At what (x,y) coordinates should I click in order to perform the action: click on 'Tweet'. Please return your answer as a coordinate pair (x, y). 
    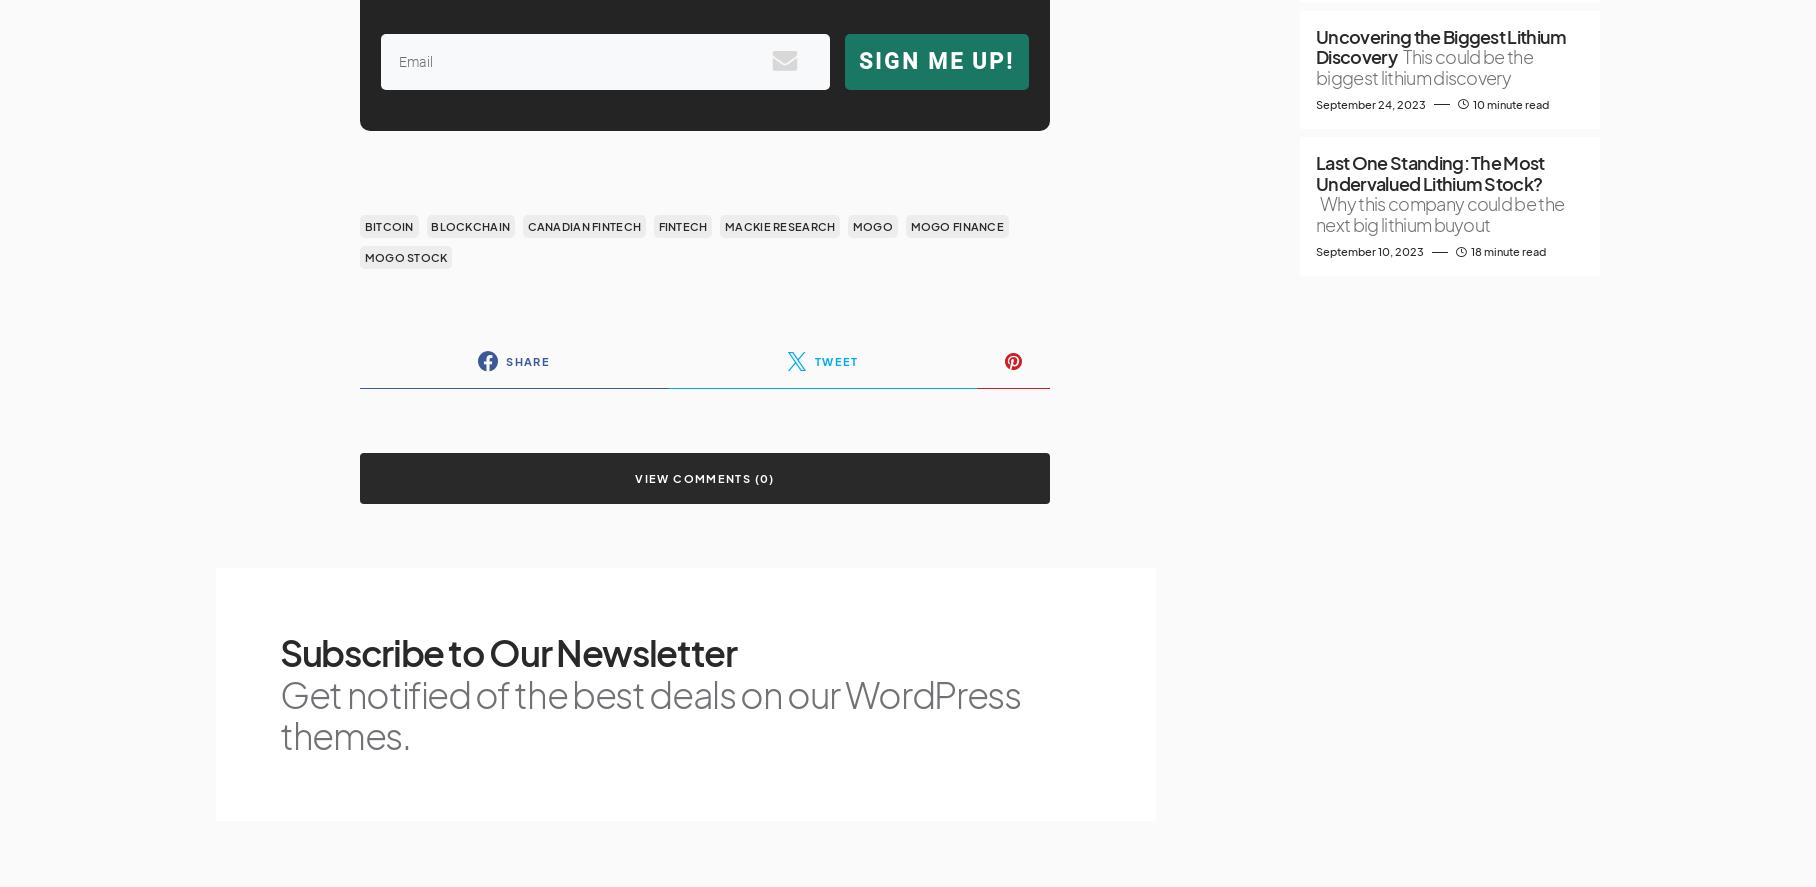
    Looking at the image, I should click on (835, 359).